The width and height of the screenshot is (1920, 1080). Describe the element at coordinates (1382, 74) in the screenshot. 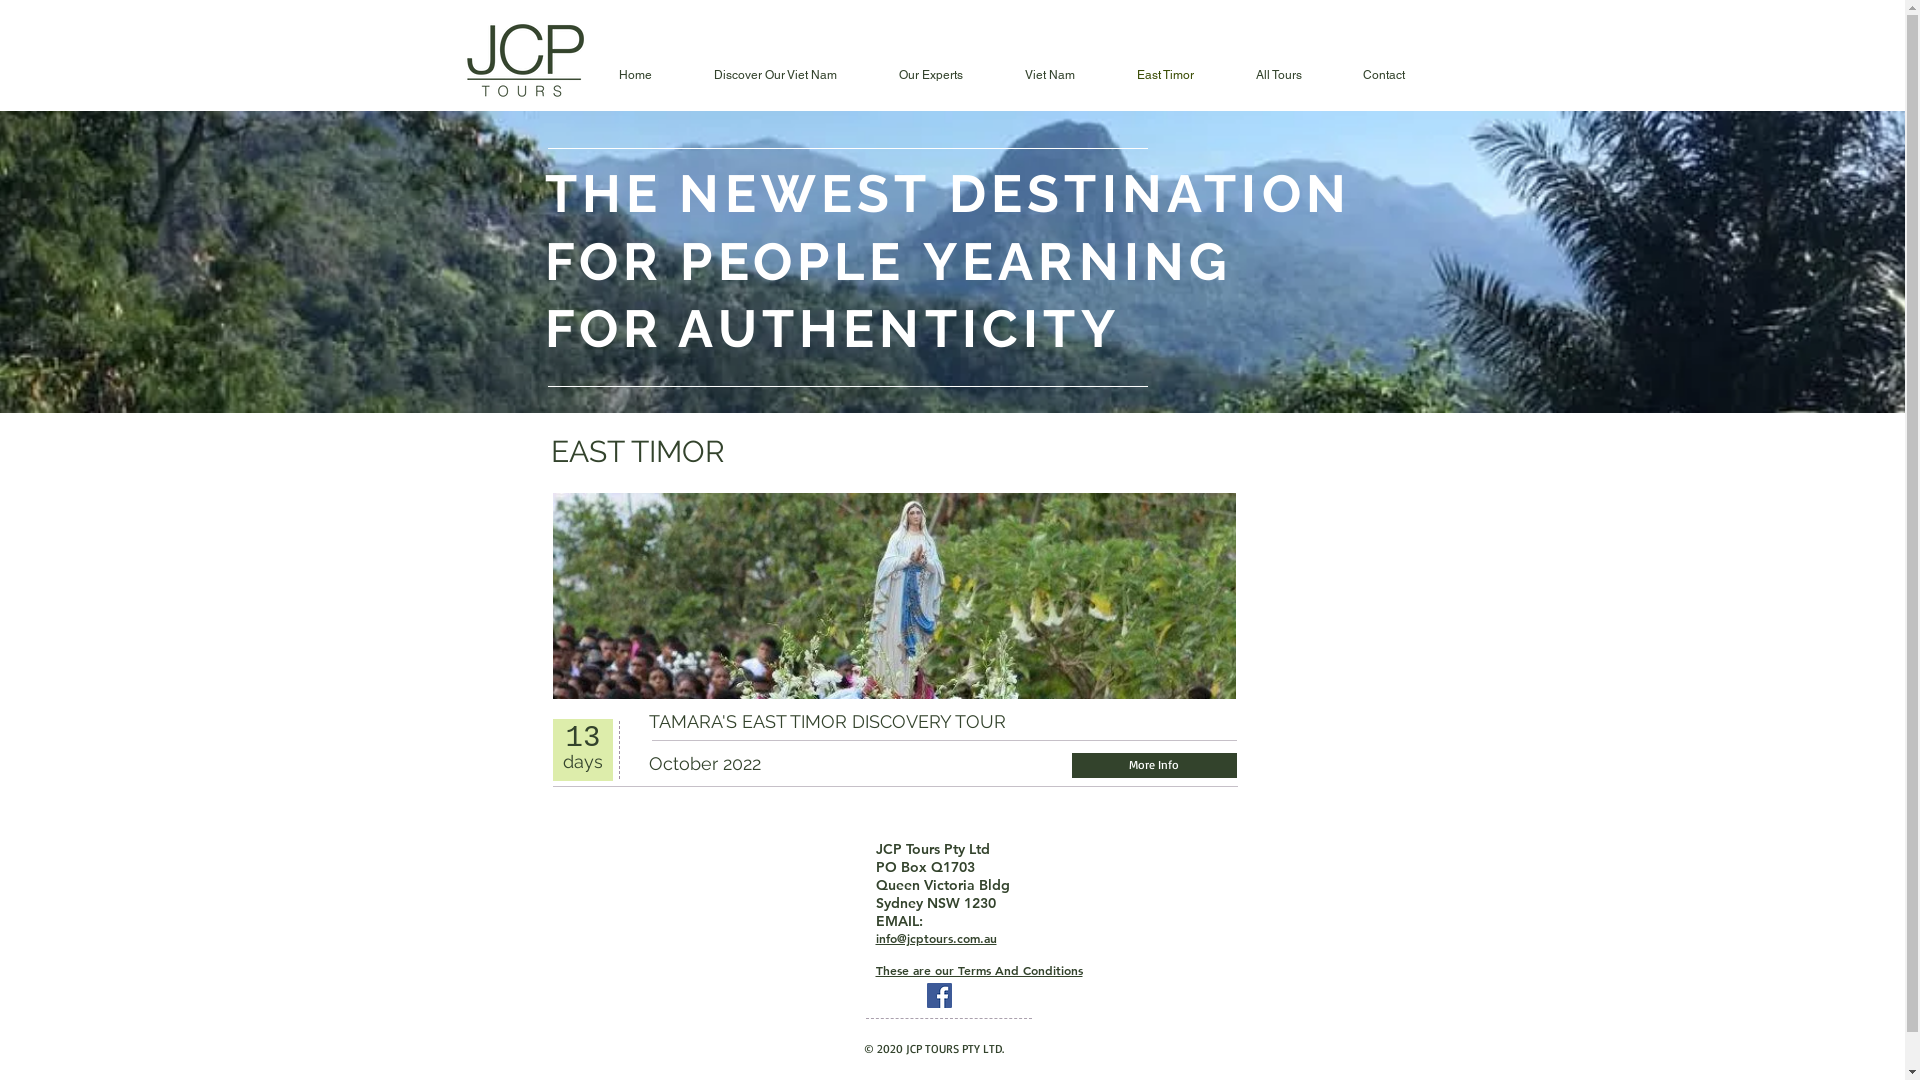

I see `'Contact'` at that location.